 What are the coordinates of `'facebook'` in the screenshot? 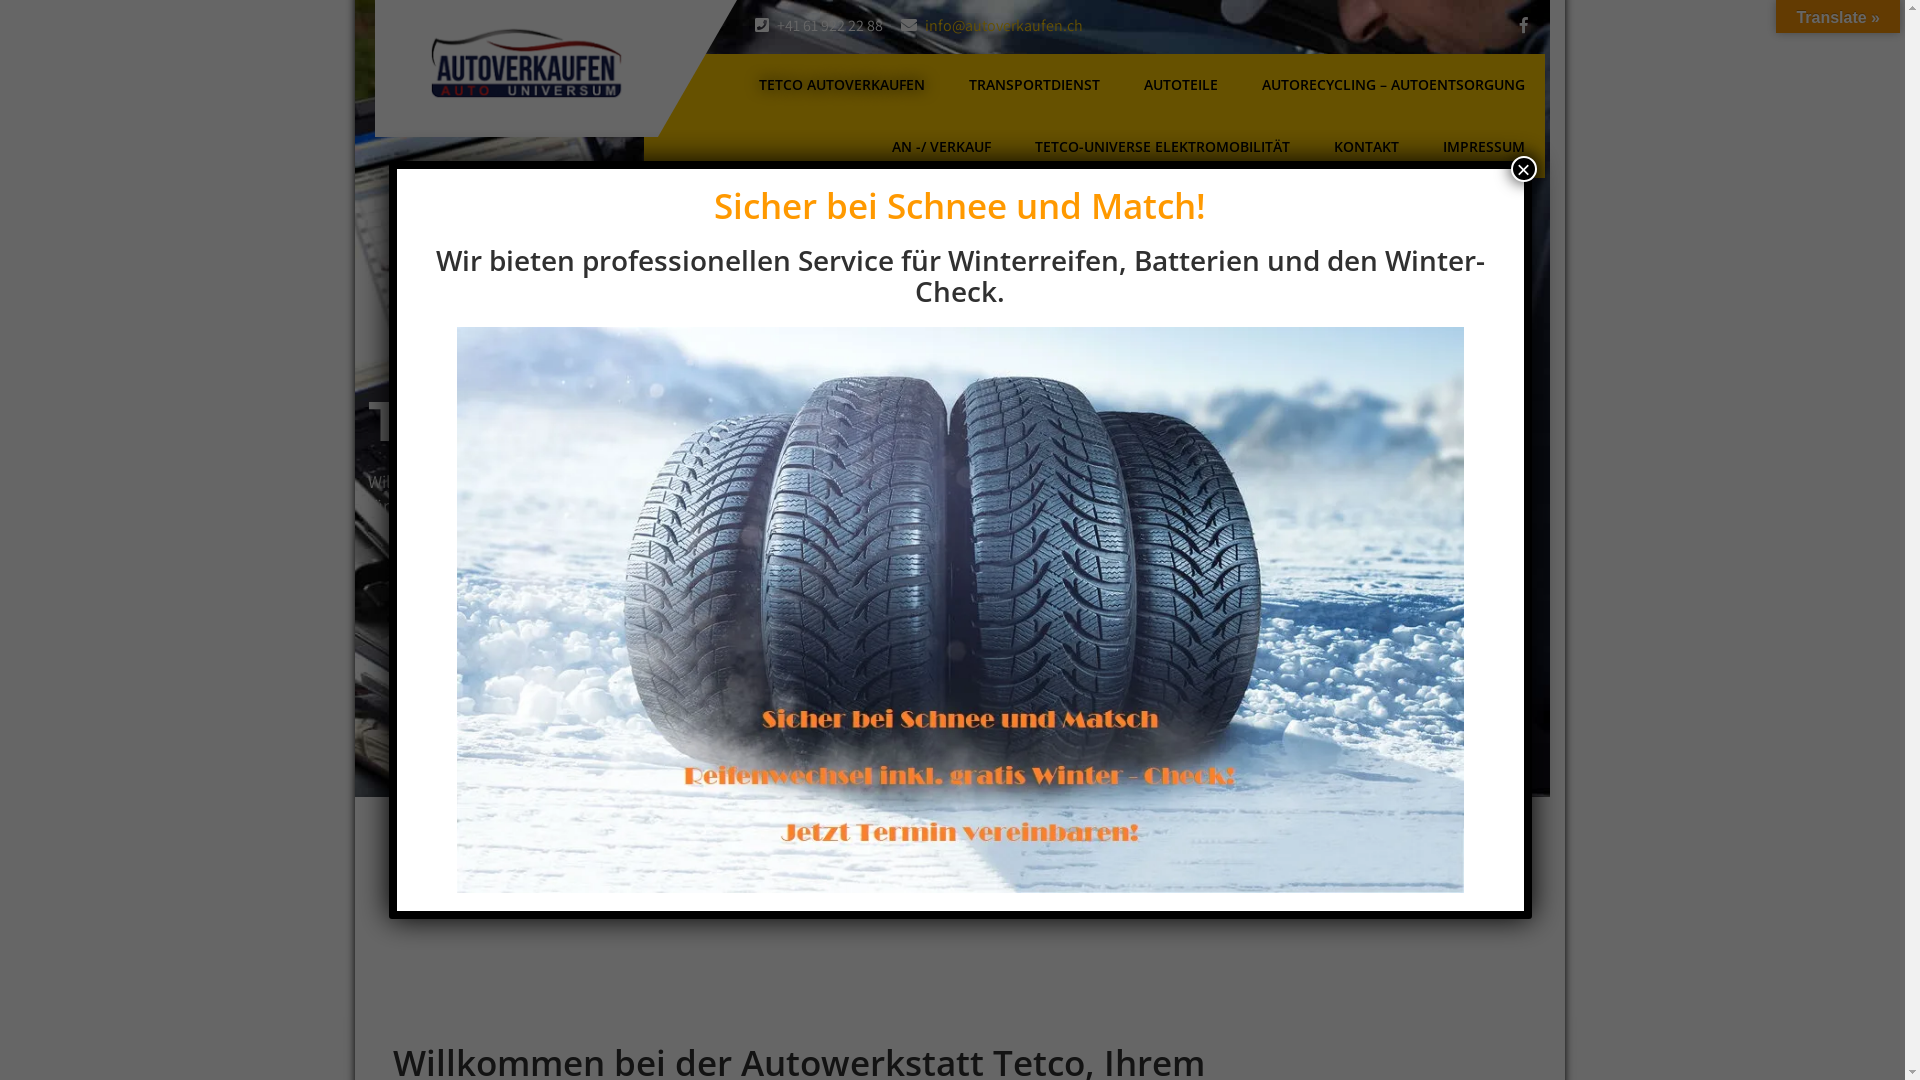 It's located at (1522, 25).